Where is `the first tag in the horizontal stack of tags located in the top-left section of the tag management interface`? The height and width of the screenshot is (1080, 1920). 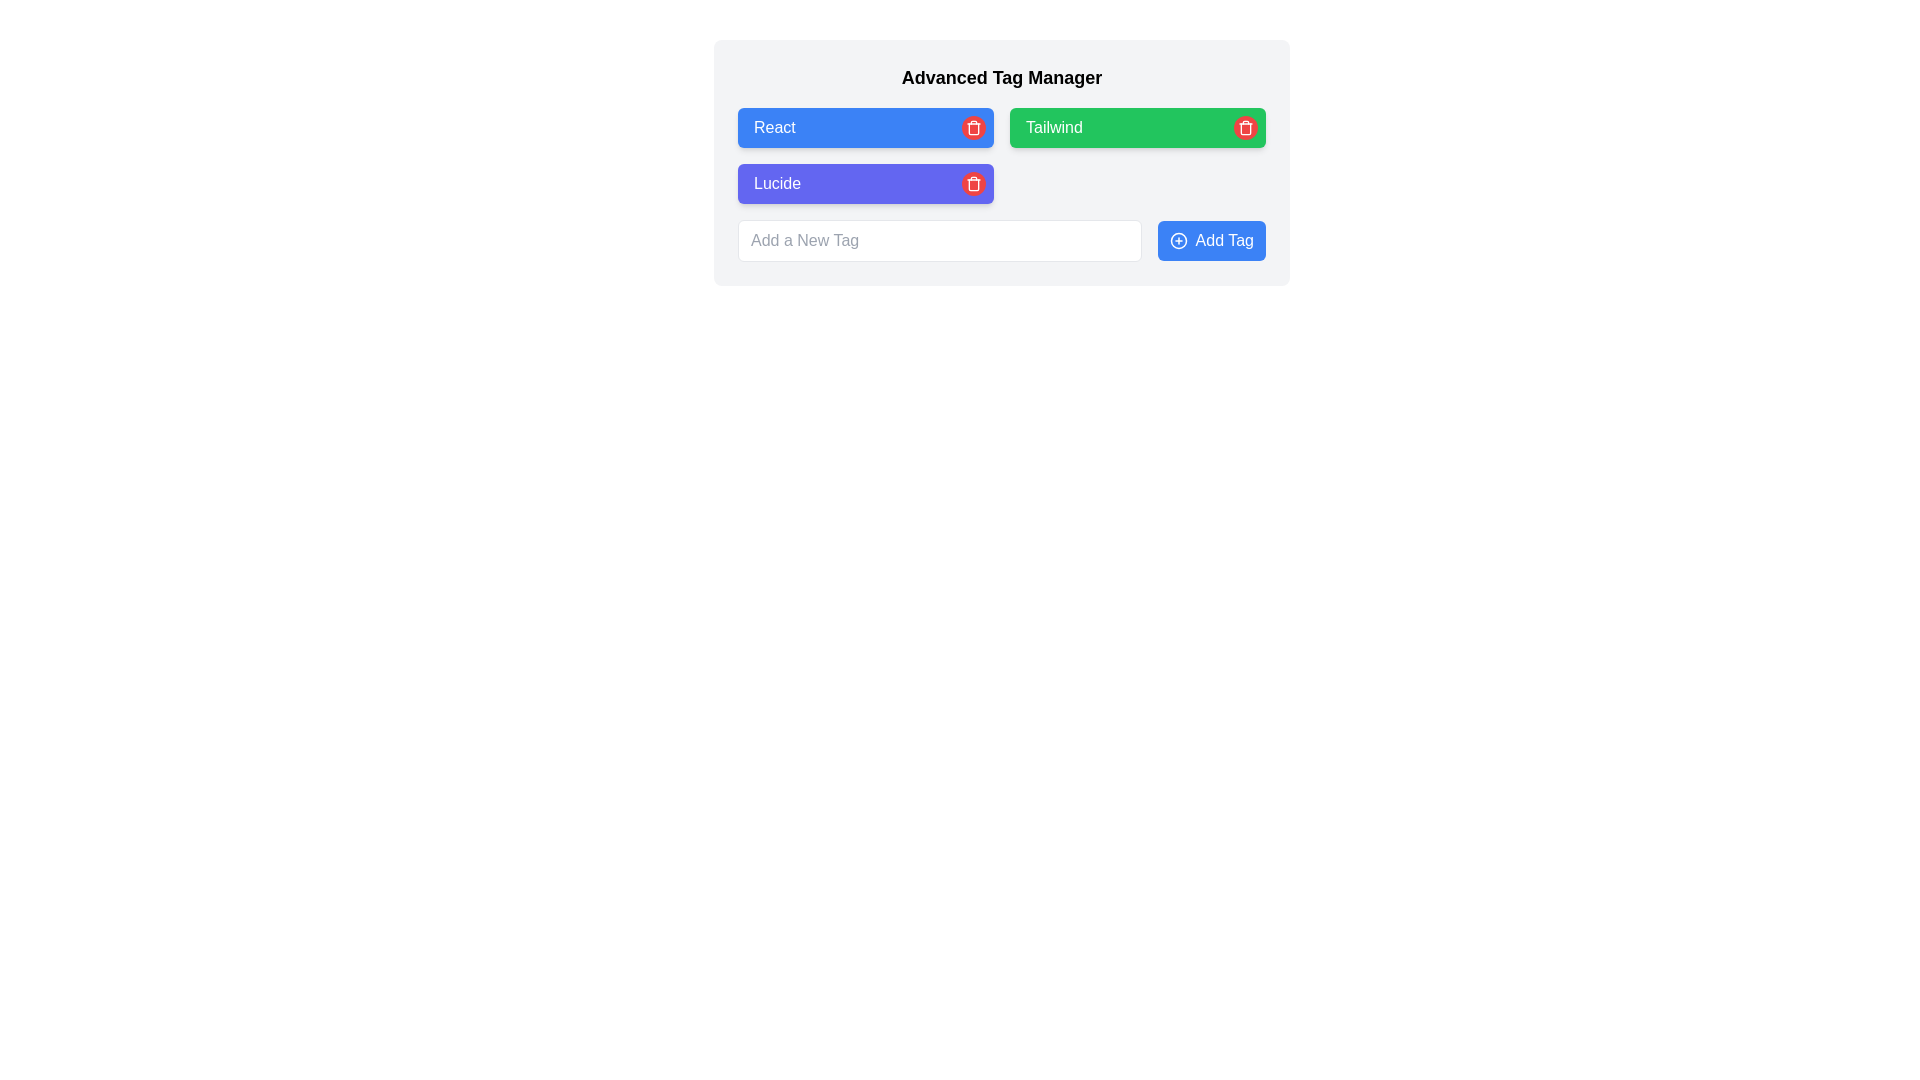 the first tag in the horizontal stack of tags located in the top-left section of the tag management interface is located at coordinates (773, 127).